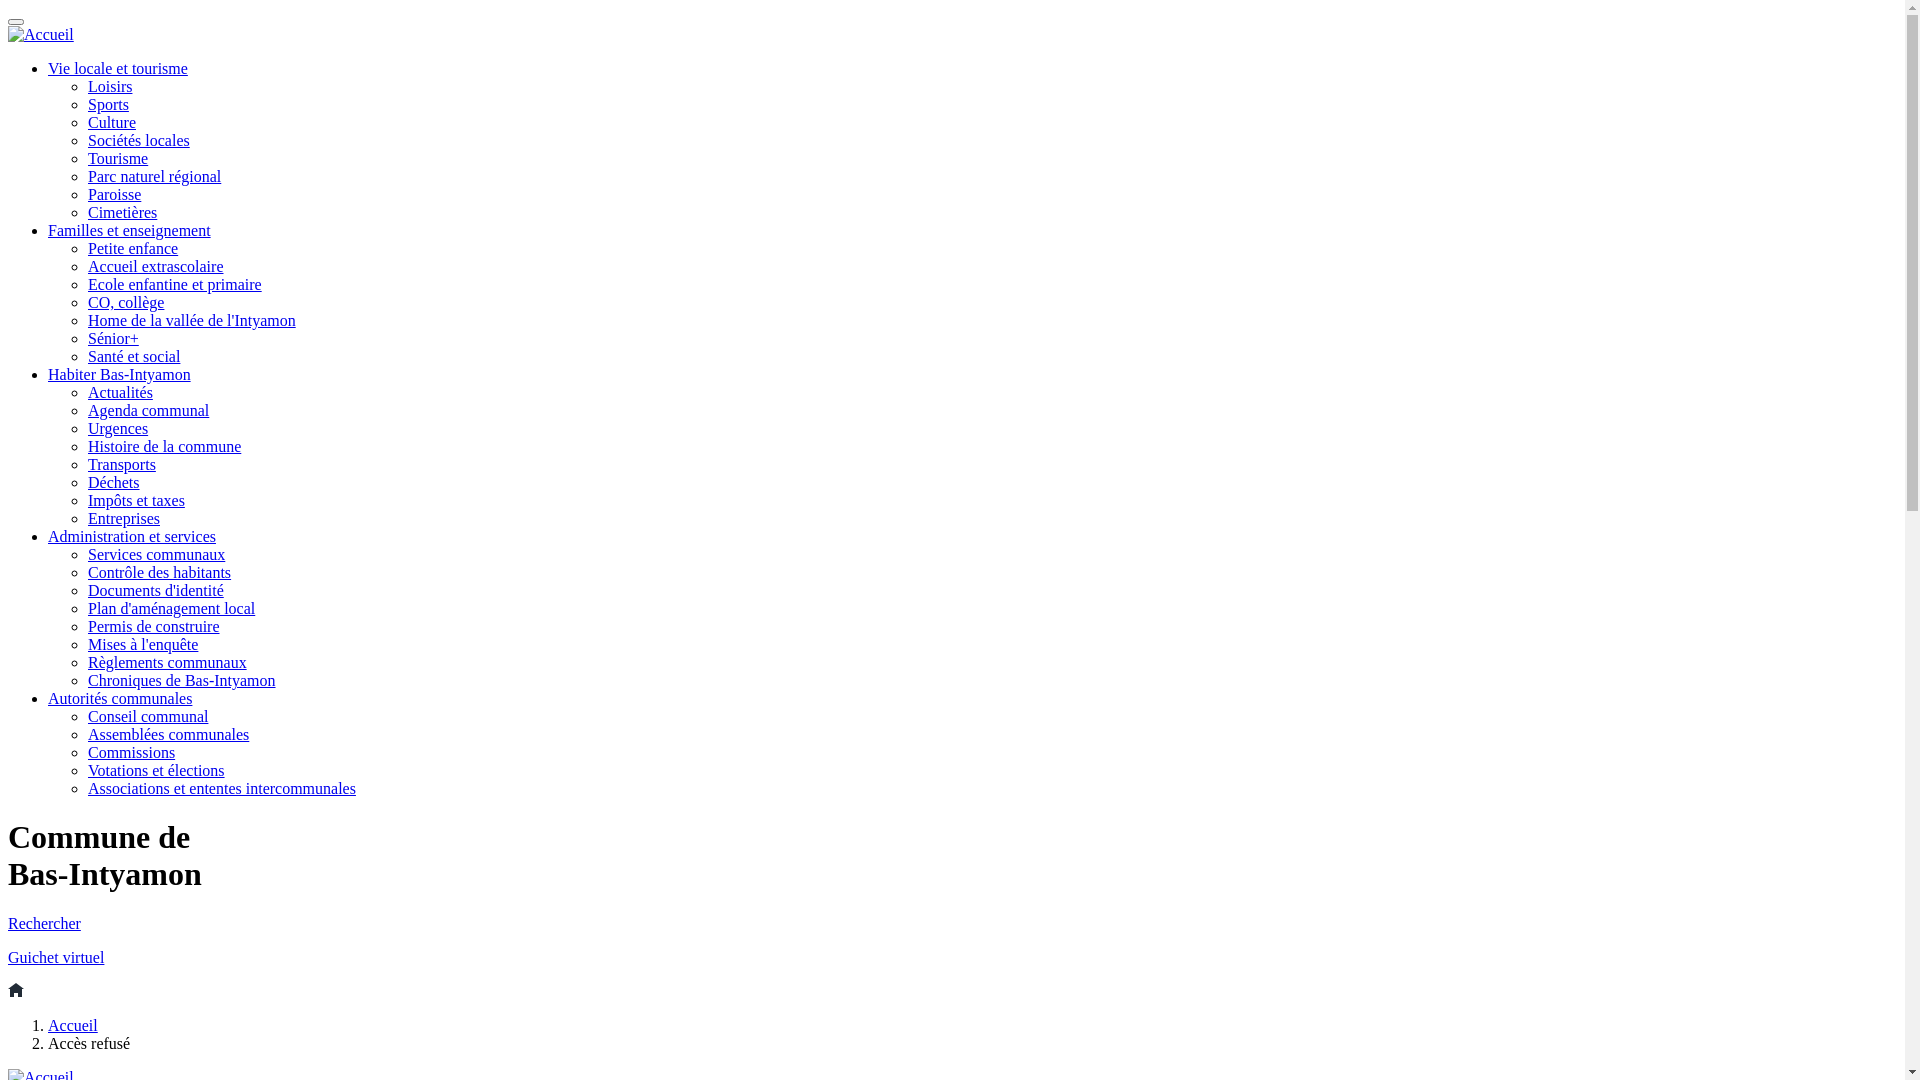 The image size is (1920, 1080). What do you see at coordinates (86, 265) in the screenshot?
I see `'Accueil extrascolaire'` at bounding box center [86, 265].